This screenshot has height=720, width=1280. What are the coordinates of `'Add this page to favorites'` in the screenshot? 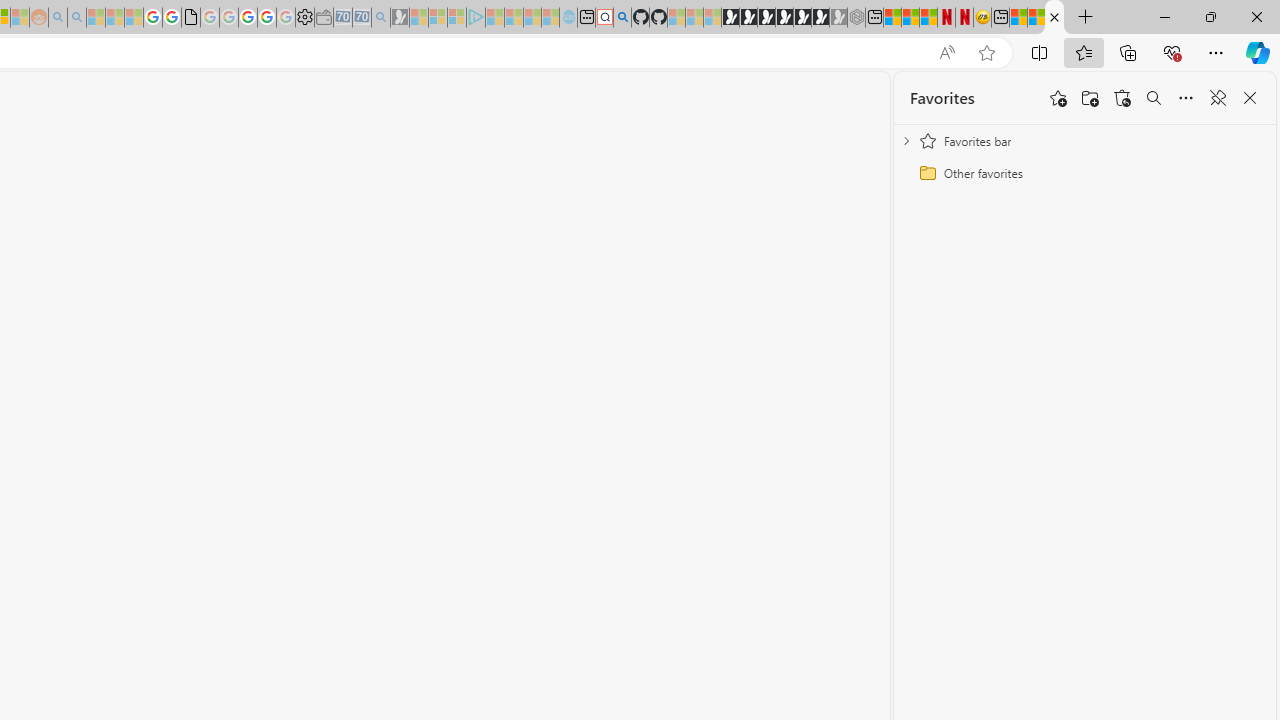 It's located at (1057, 98).